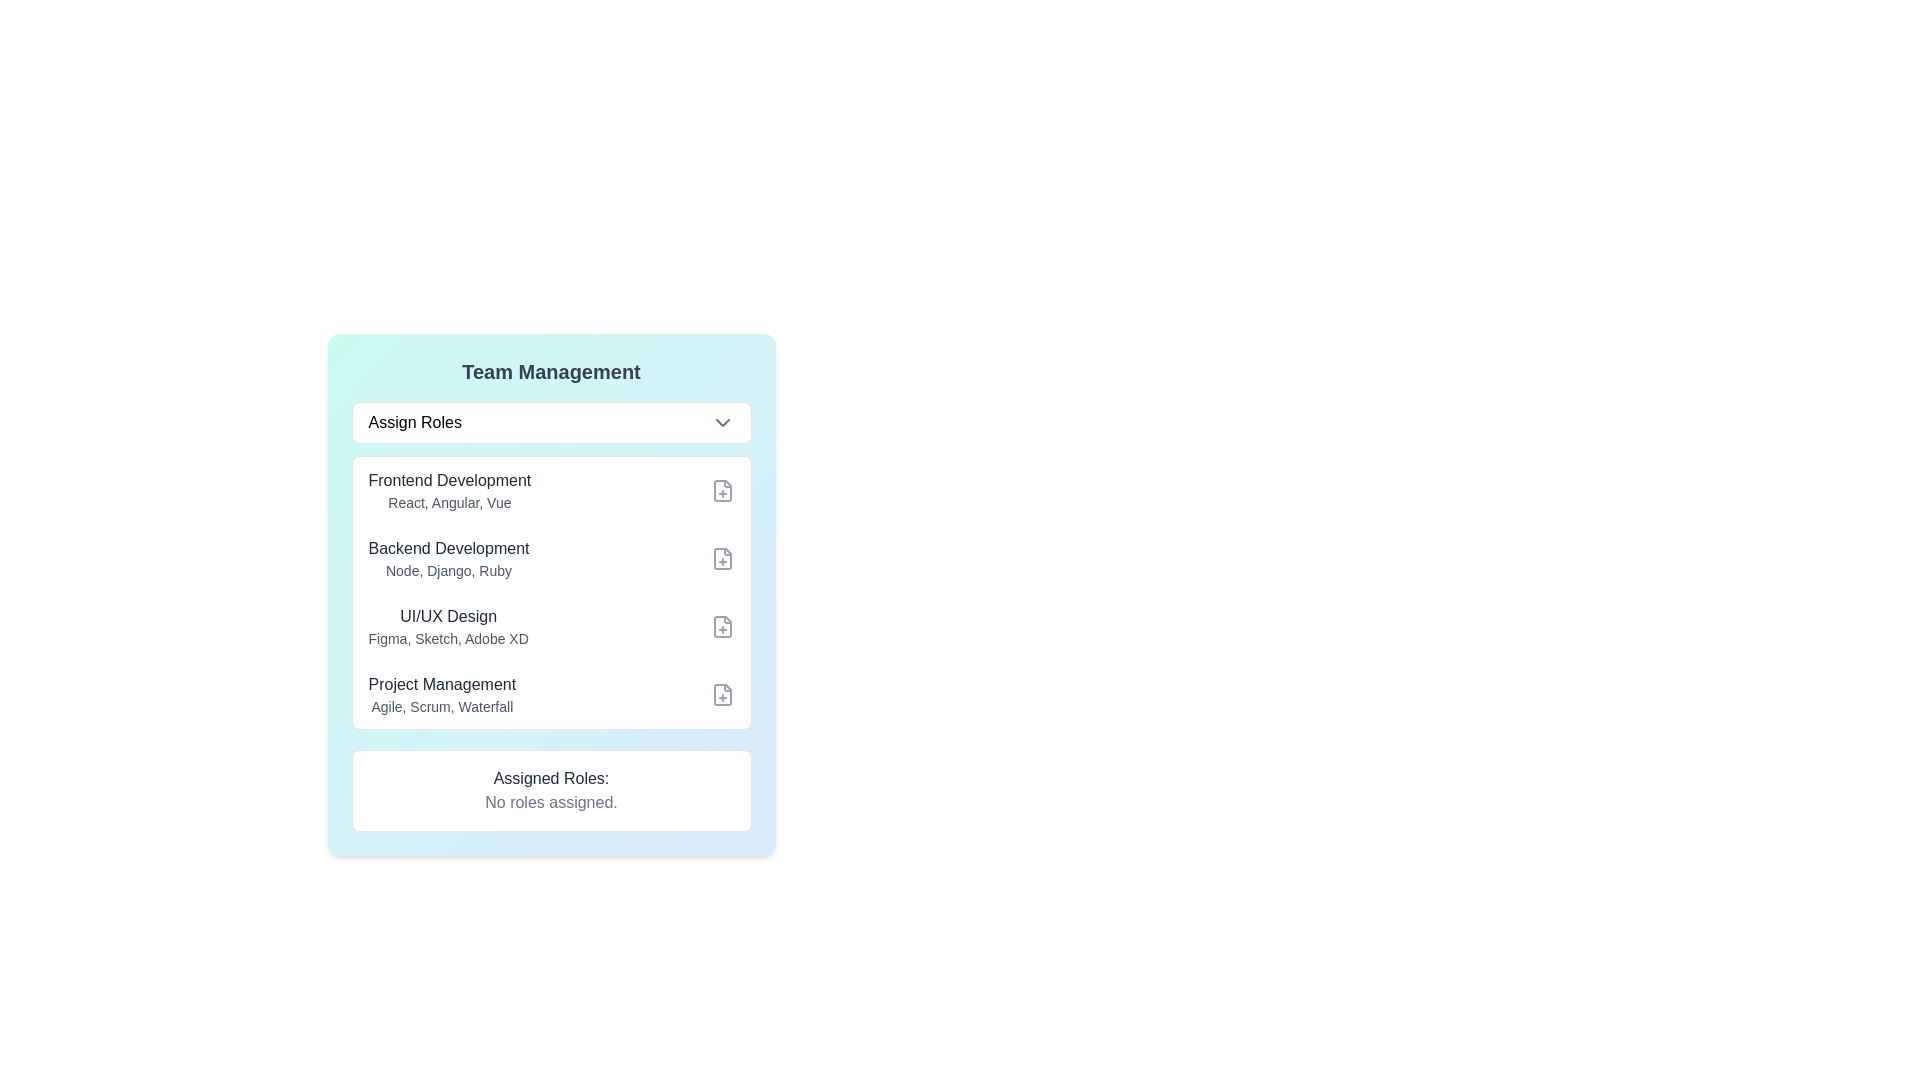  I want to click on the selectable list item displaying 'Frontend Development' in the 'Team Management' section, so click(551, 490).